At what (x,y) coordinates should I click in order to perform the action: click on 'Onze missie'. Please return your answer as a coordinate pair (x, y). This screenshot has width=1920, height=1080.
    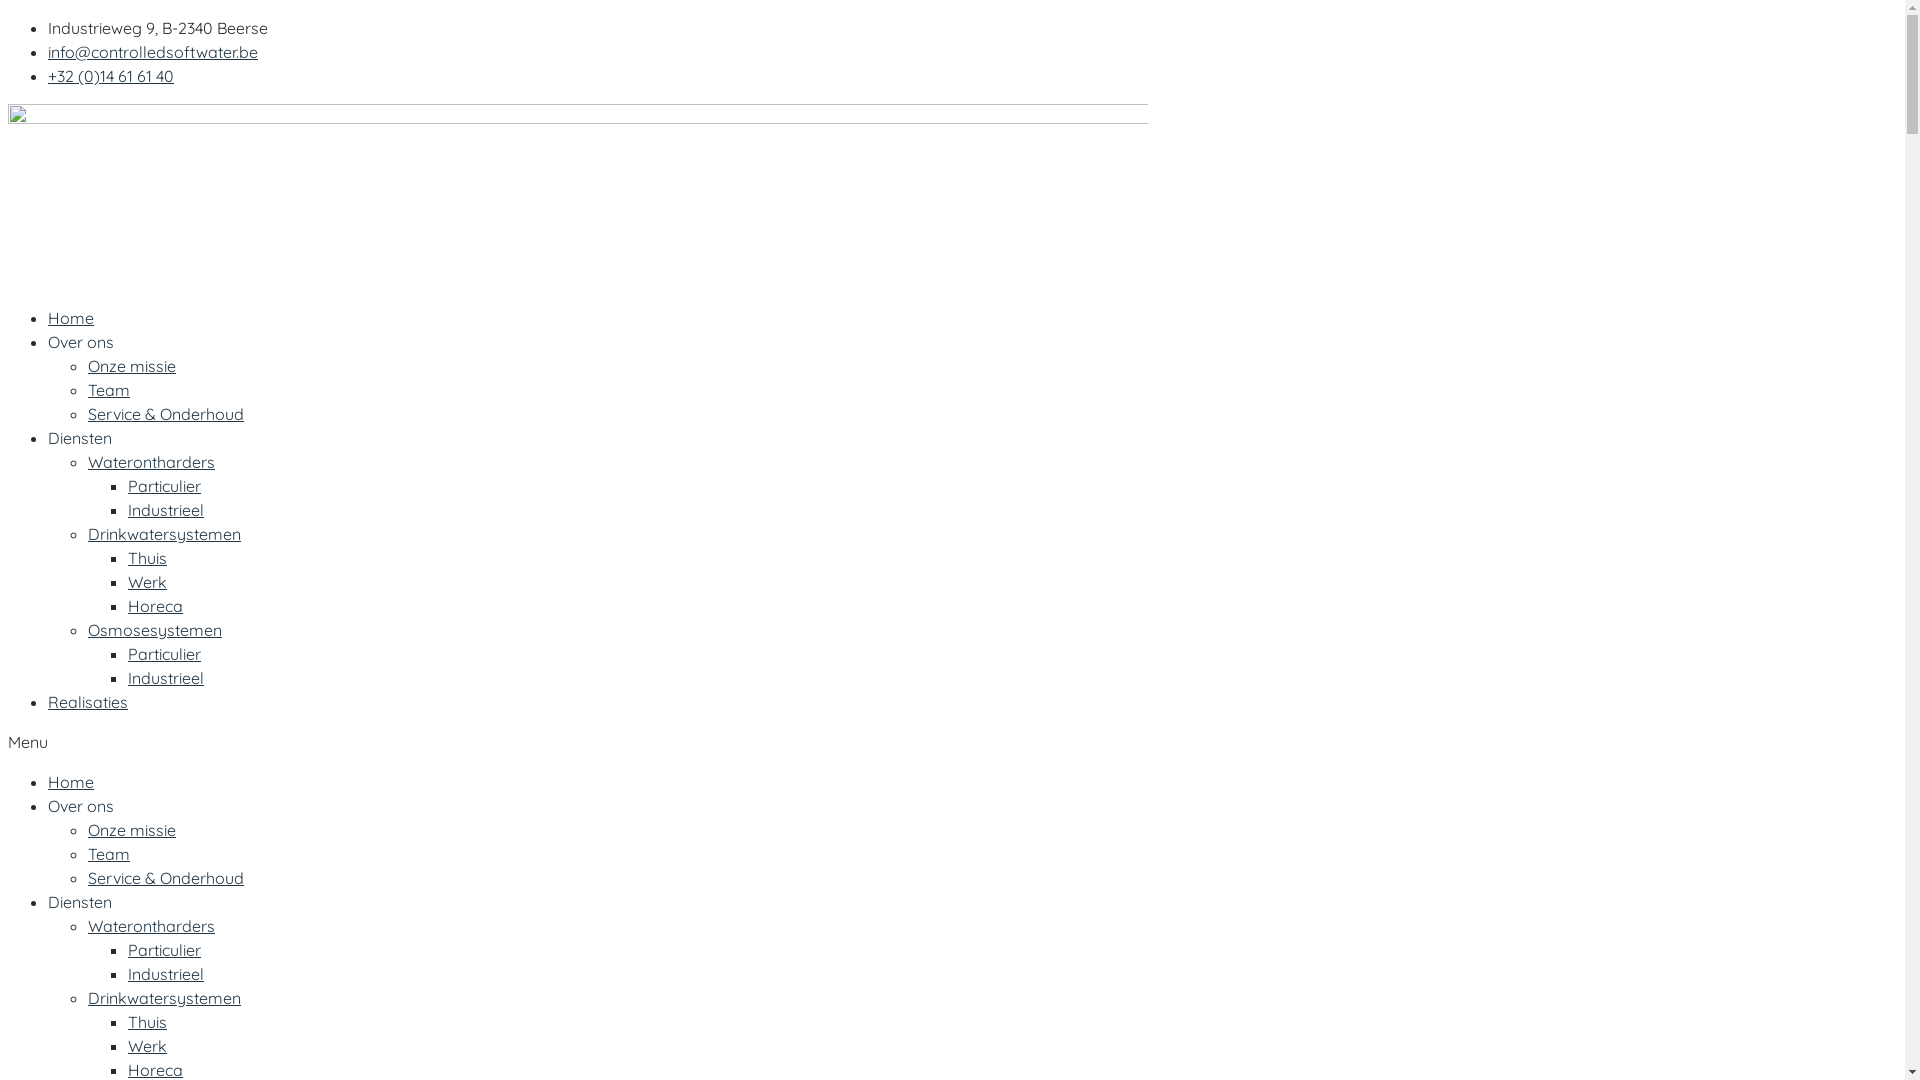
    Looking at the image, I should click on (86, 366).